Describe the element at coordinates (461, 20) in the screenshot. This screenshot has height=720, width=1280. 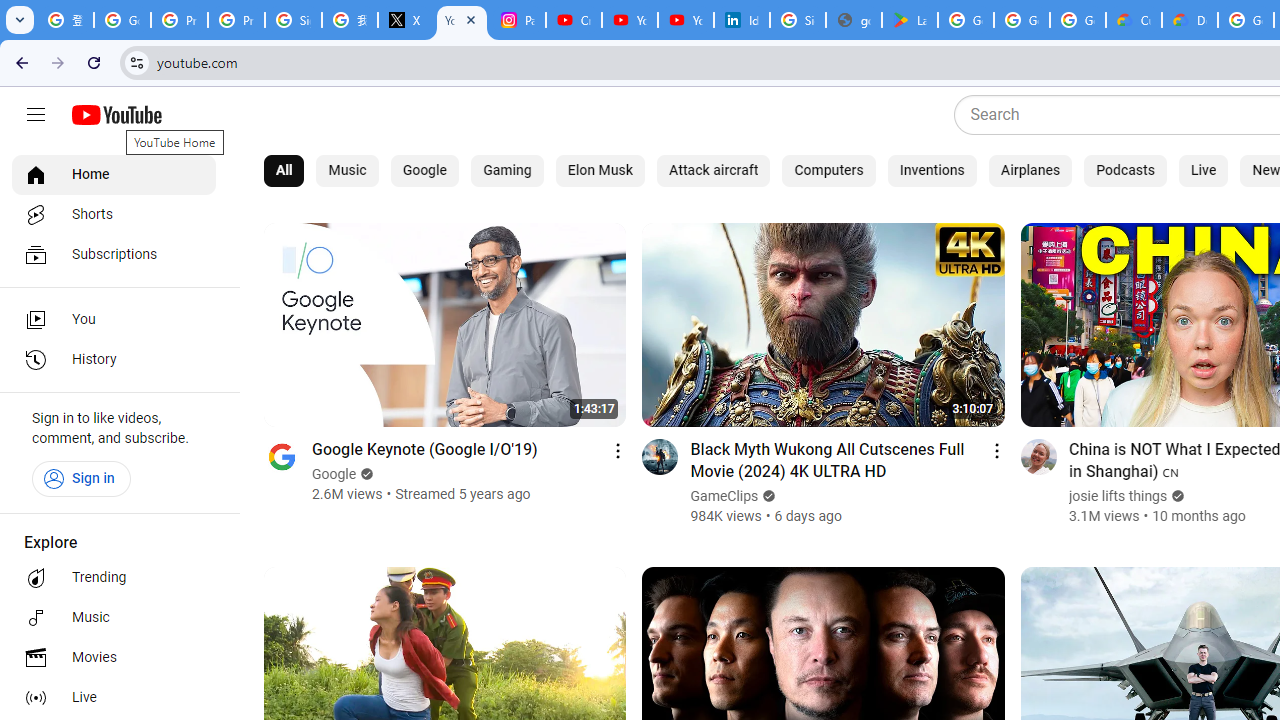
I see `'YouTube'` at that location.